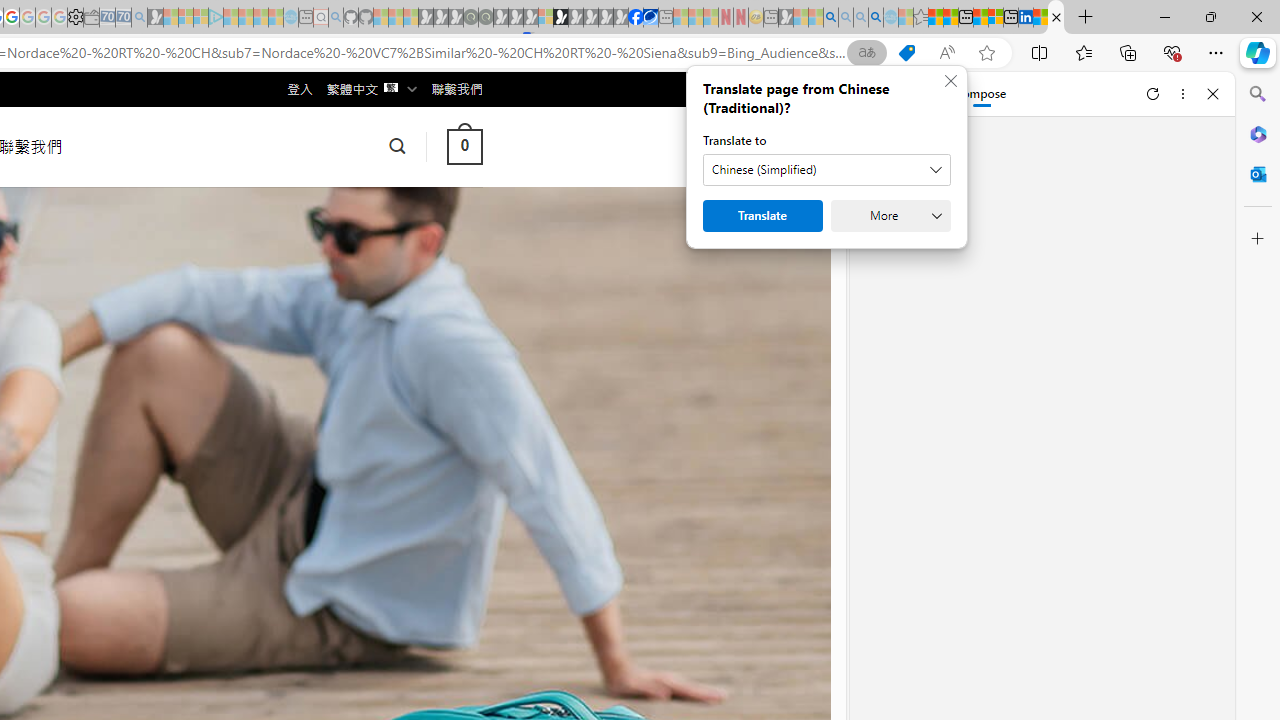 This screenshot has height=720, width=1280. Describe the element at coordinates (463, 145) in the screenshot. I see `'  0  '` at that location.